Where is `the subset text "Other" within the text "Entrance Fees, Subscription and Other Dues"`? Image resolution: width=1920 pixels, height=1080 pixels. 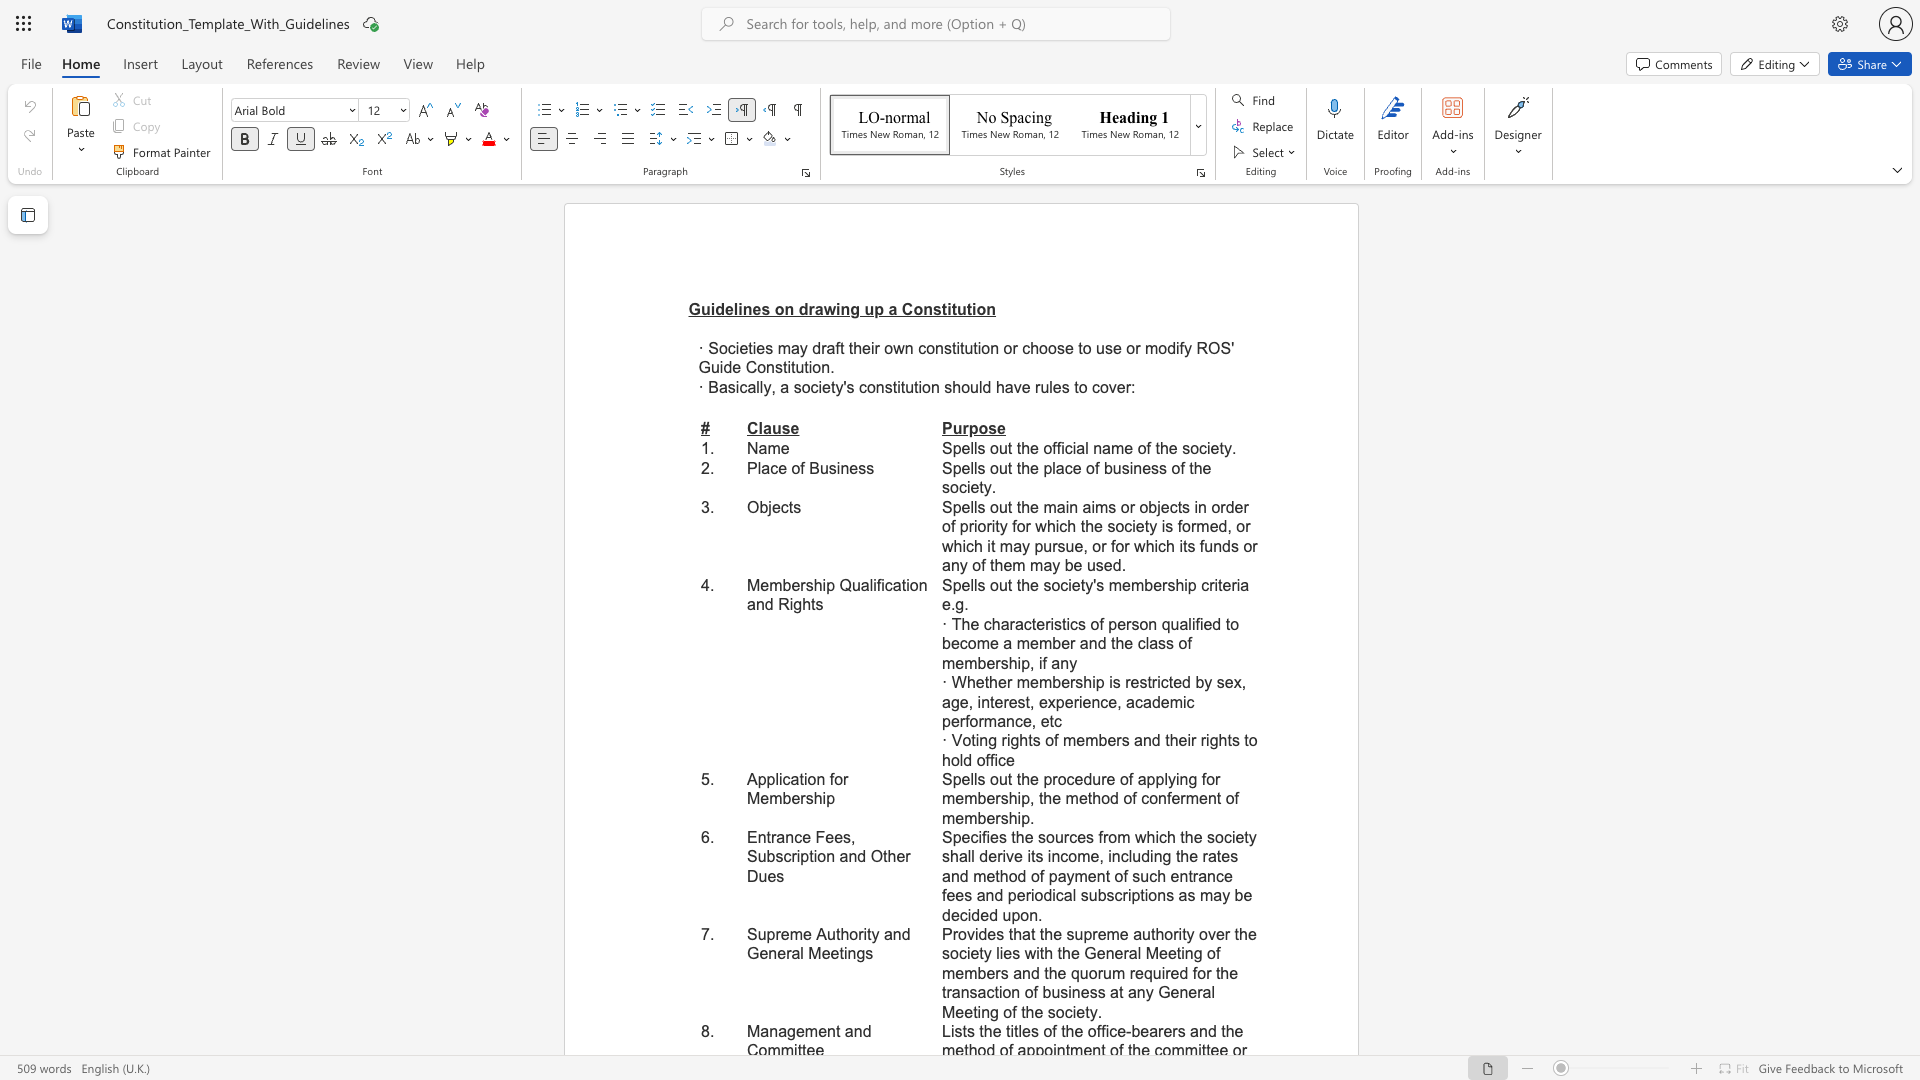
the subset text "Other" within the text "Entrance Fees, Subscription and Other Dues" is located at coordinates (870, 855).